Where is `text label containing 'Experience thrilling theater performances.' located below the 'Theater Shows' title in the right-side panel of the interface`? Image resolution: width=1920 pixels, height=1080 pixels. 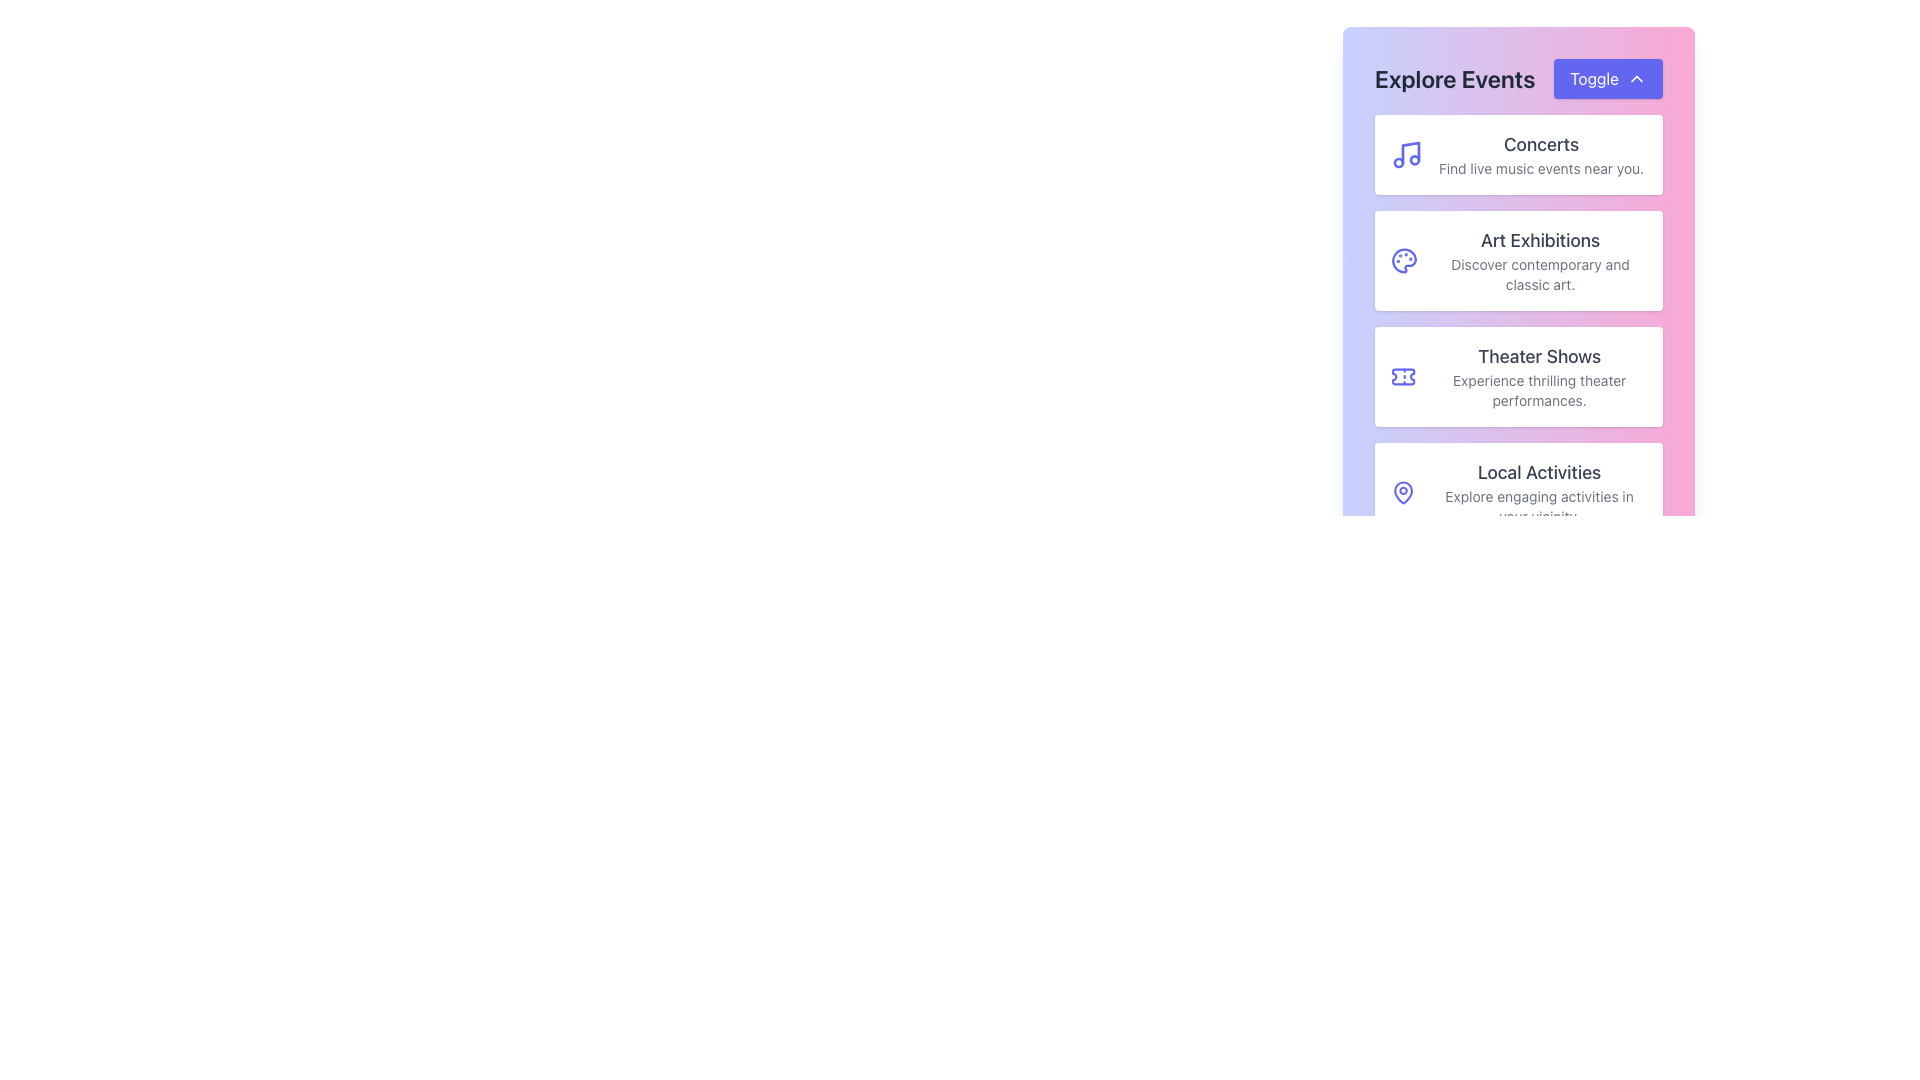
text label containing 'Experience thrilling theater performances.' located below the 'Theater Shows' title in the right-side panel of the interface is located at coordinates (1538, 390).